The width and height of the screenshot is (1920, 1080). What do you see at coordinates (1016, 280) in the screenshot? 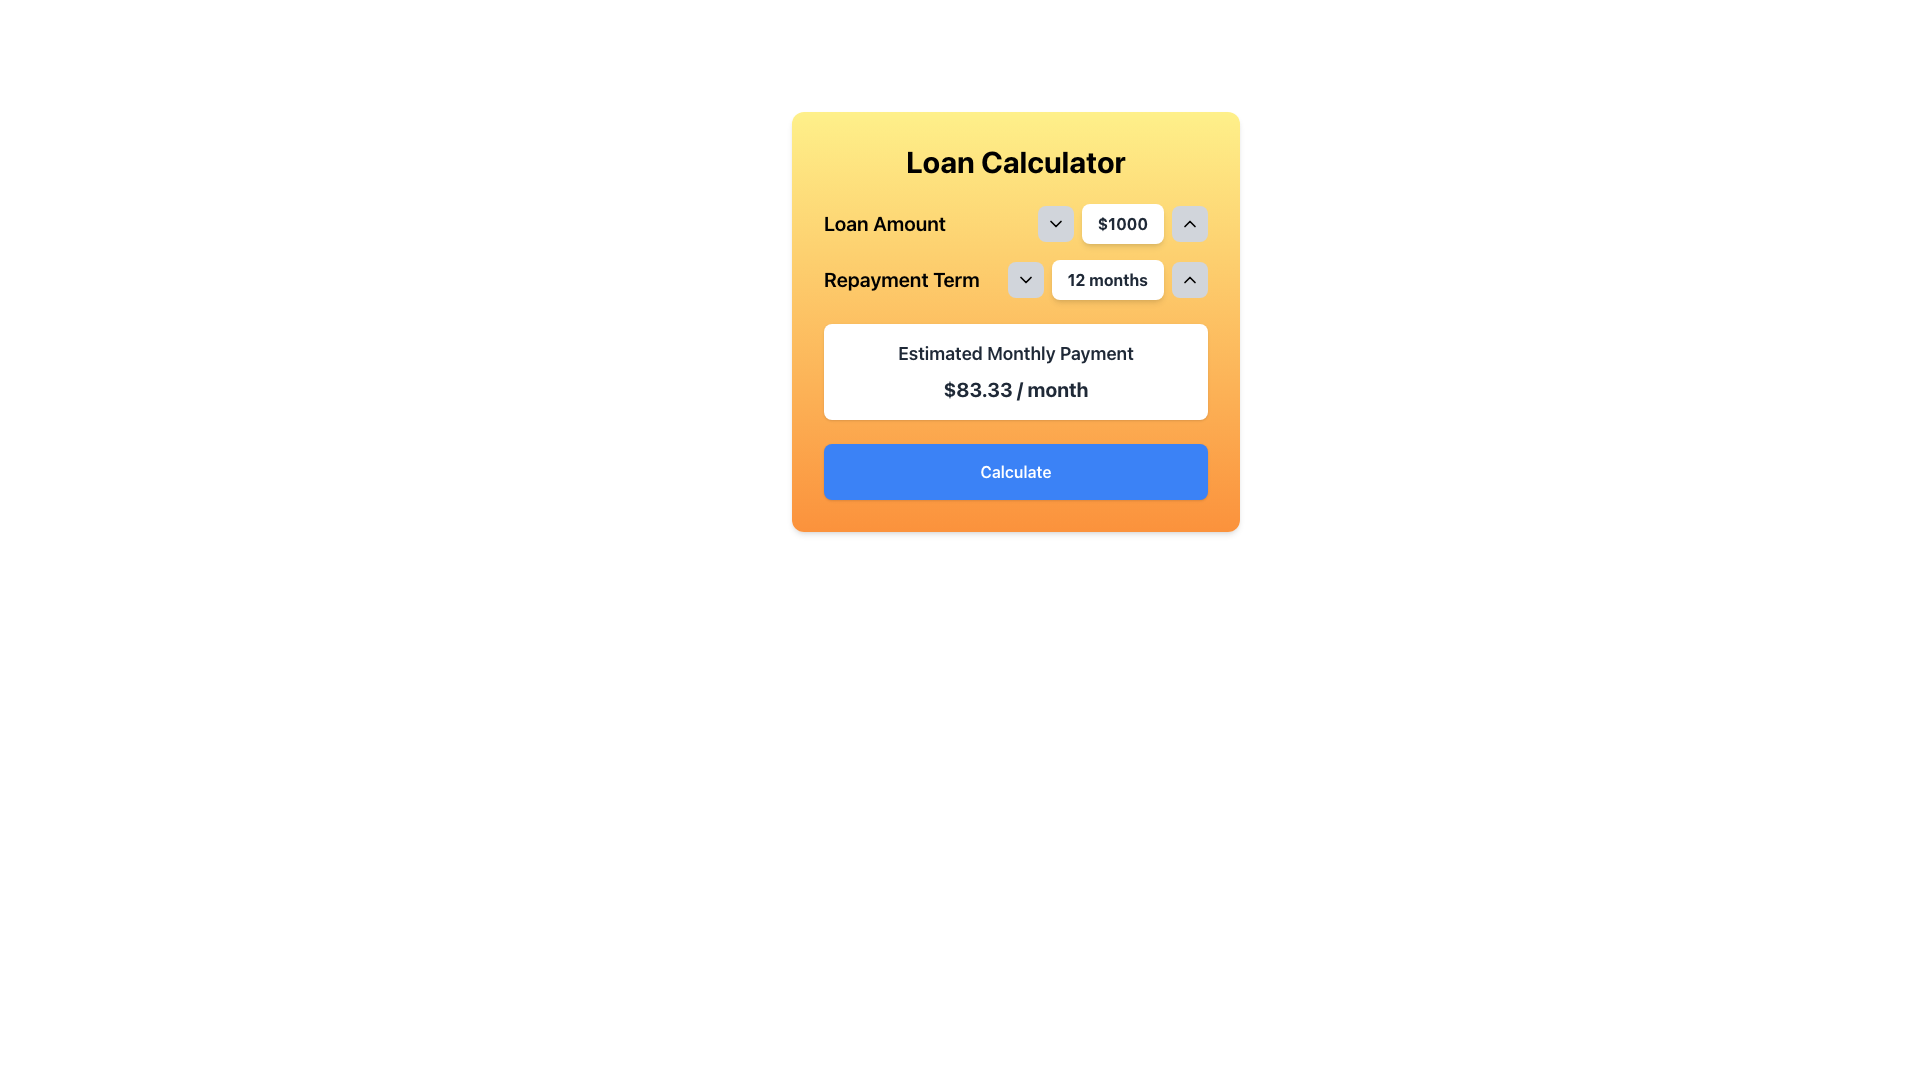
I see `the down-arrow icon within the 'Repayment Term' dropdown selector row to decrease the term value` at bounding box center [1016, 280].